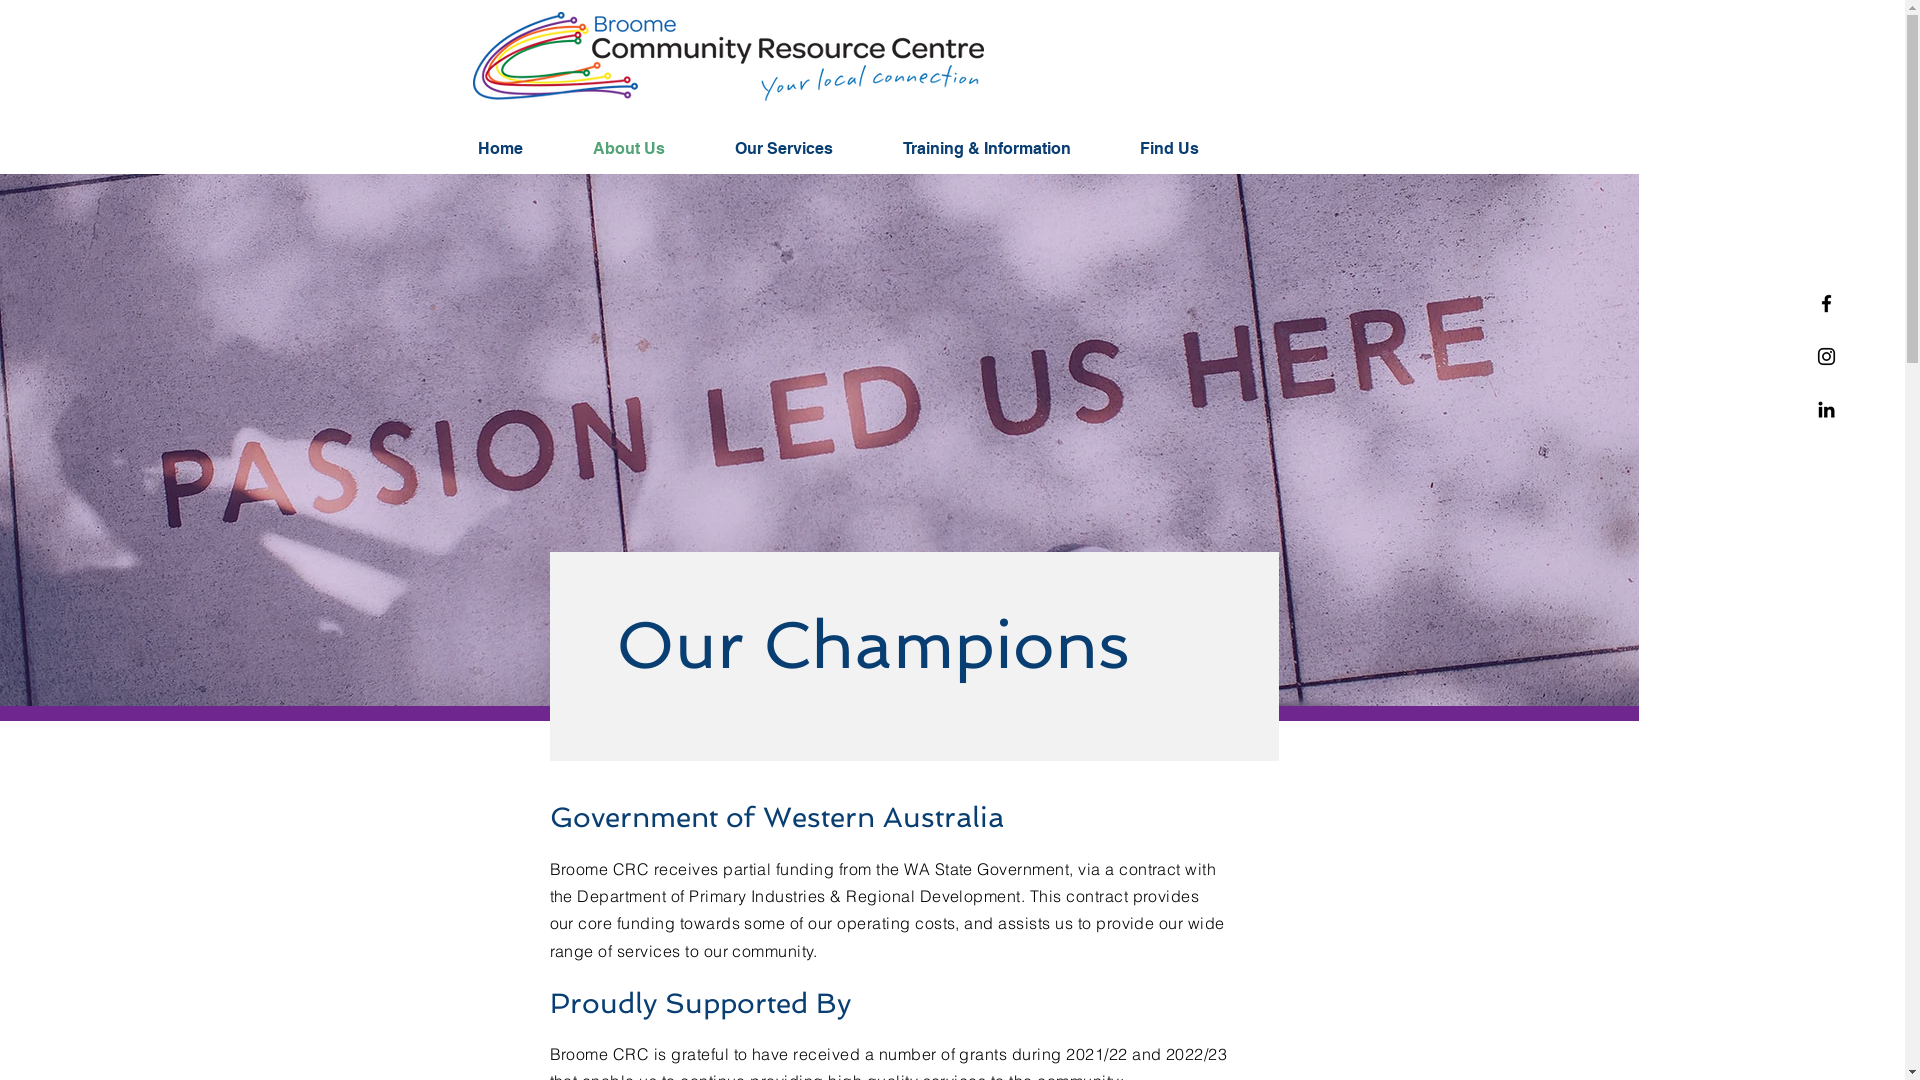  I want to click on 'Find Us', so click(1188, 148).